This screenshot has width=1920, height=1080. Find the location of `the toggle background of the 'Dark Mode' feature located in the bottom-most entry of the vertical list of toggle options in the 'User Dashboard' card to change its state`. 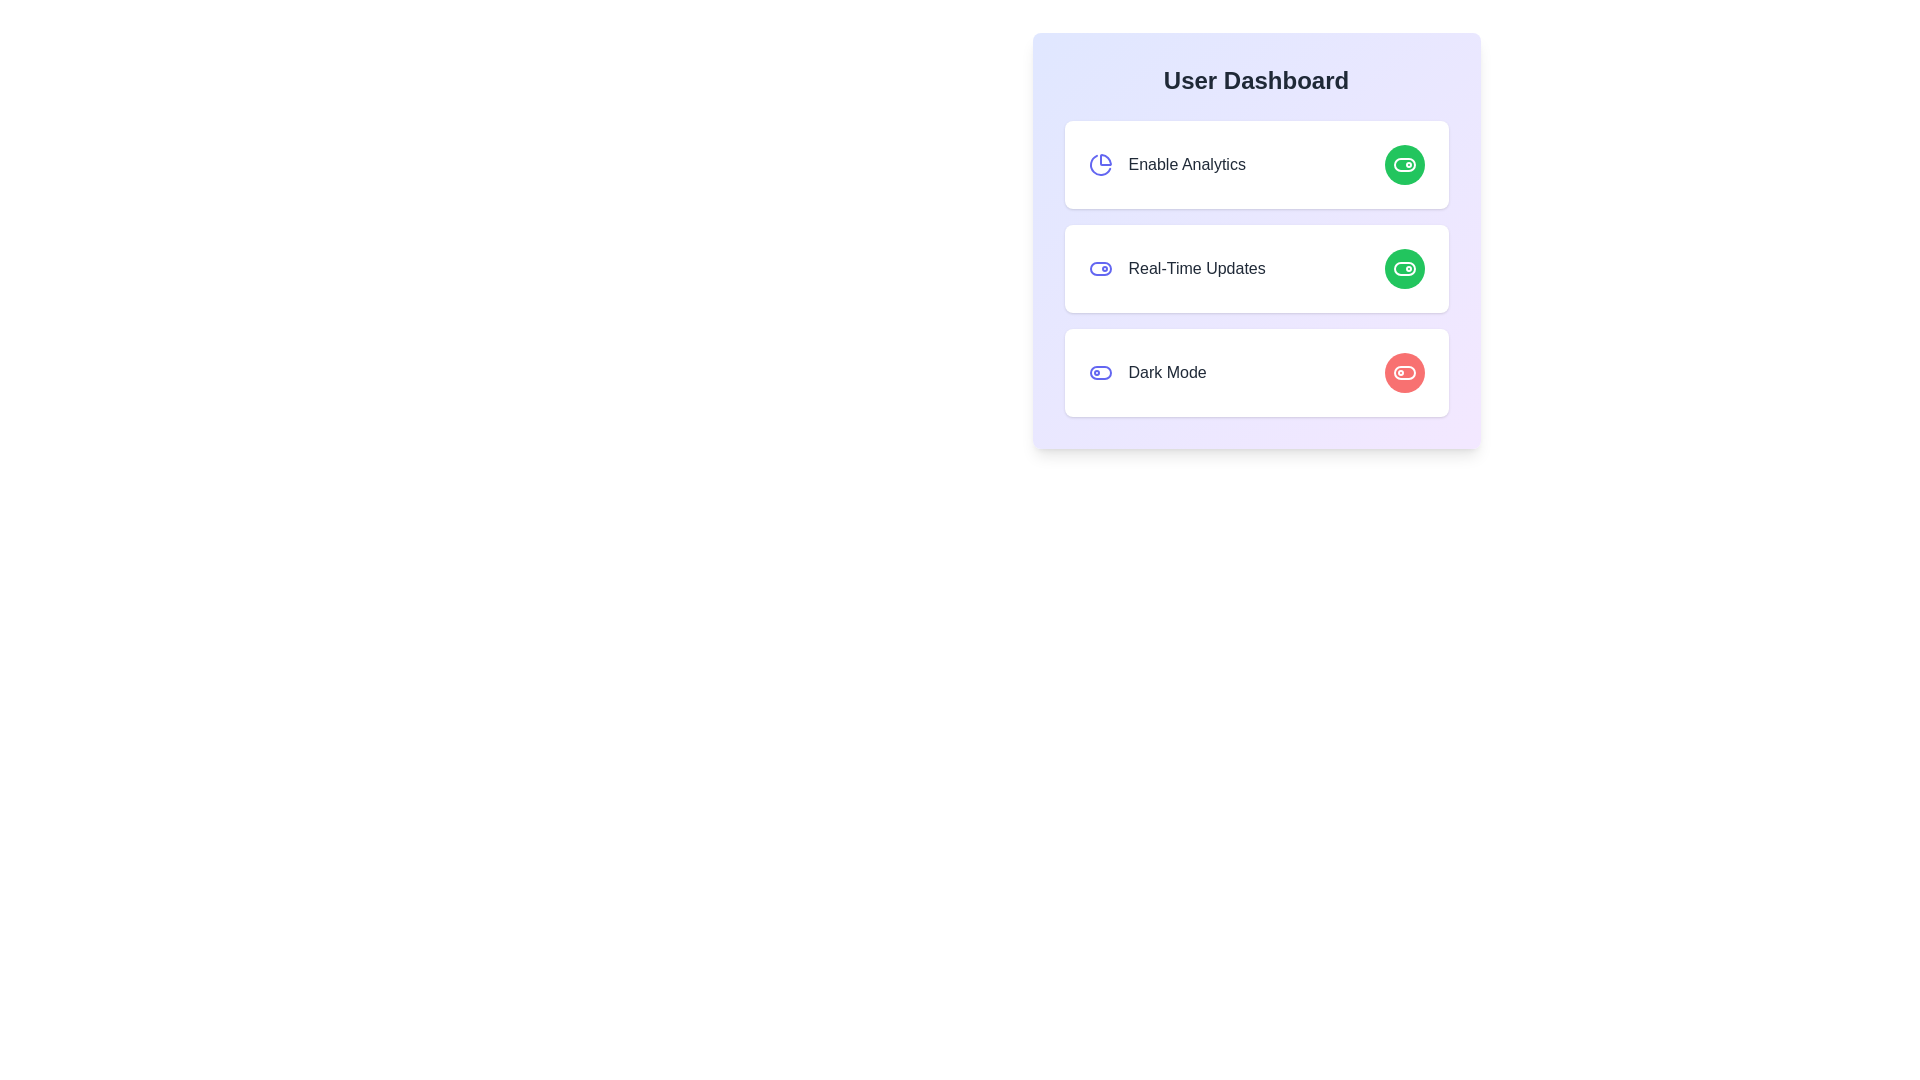

the toggle background of the 'Dark Mode' feature located in the bottom-most entry of the vertical list of toggle options in the 'User Dashboard' card to change its state is located at coordinates (1403, 373).